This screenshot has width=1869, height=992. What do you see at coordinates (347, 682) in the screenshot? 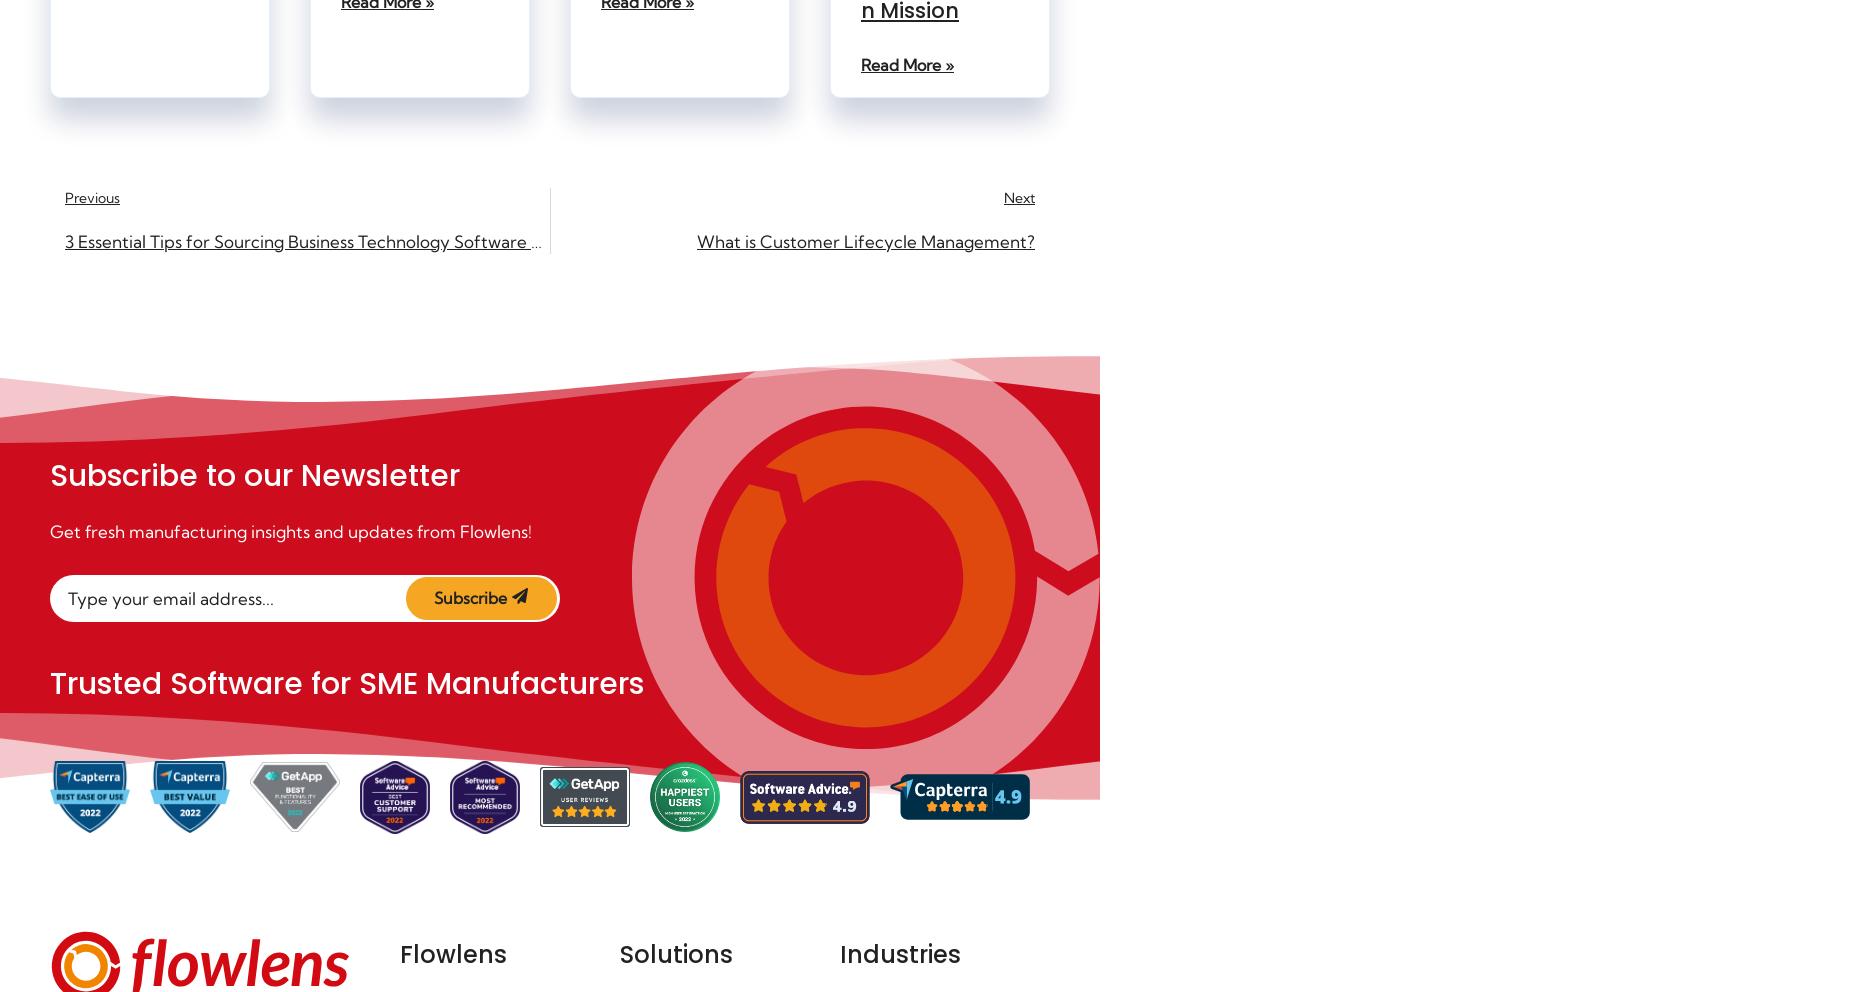
I see `'Trusted Software for SME Manufacturers'` at bounding box center [347, 682].